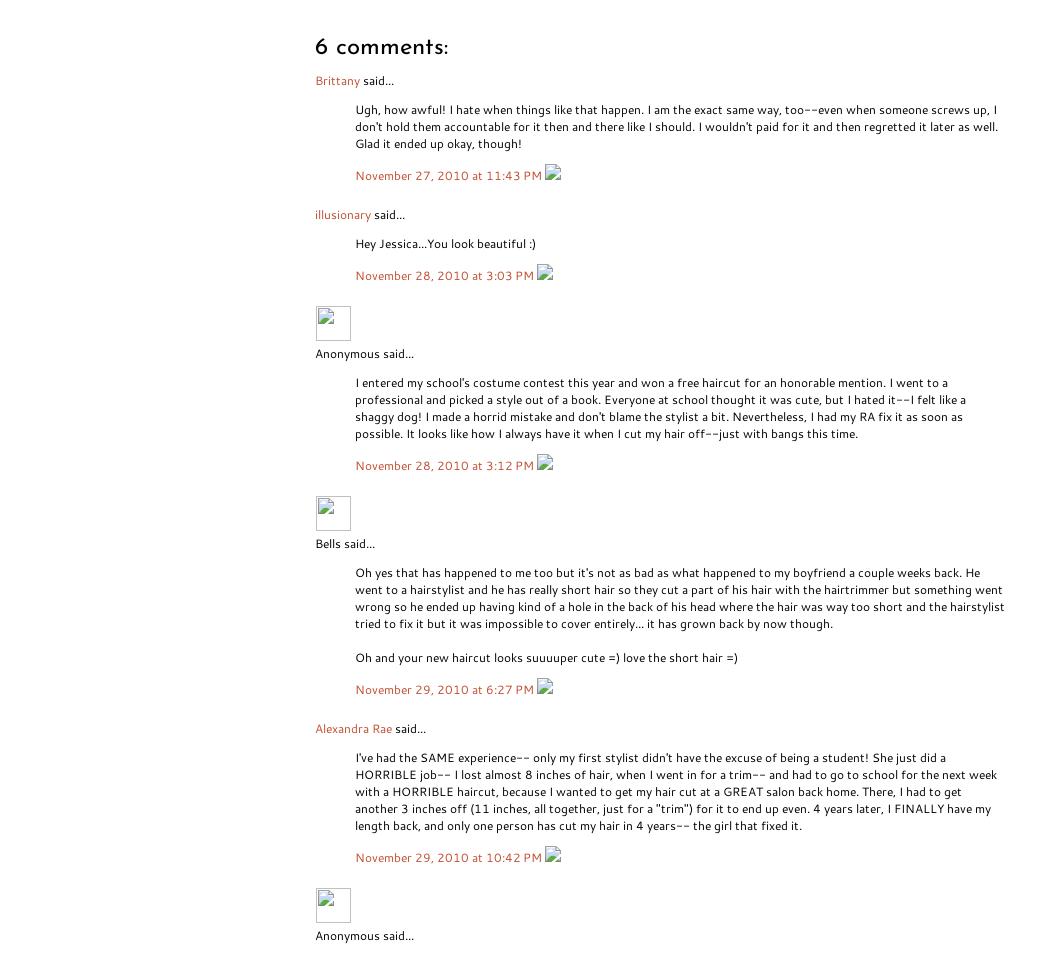 The width and height of the screenshot is (1058, 957). Describe the element at coordinates (445, 464) in the screenshot. I see `'November 28, 2010 at 3:12 PM'` at that location.